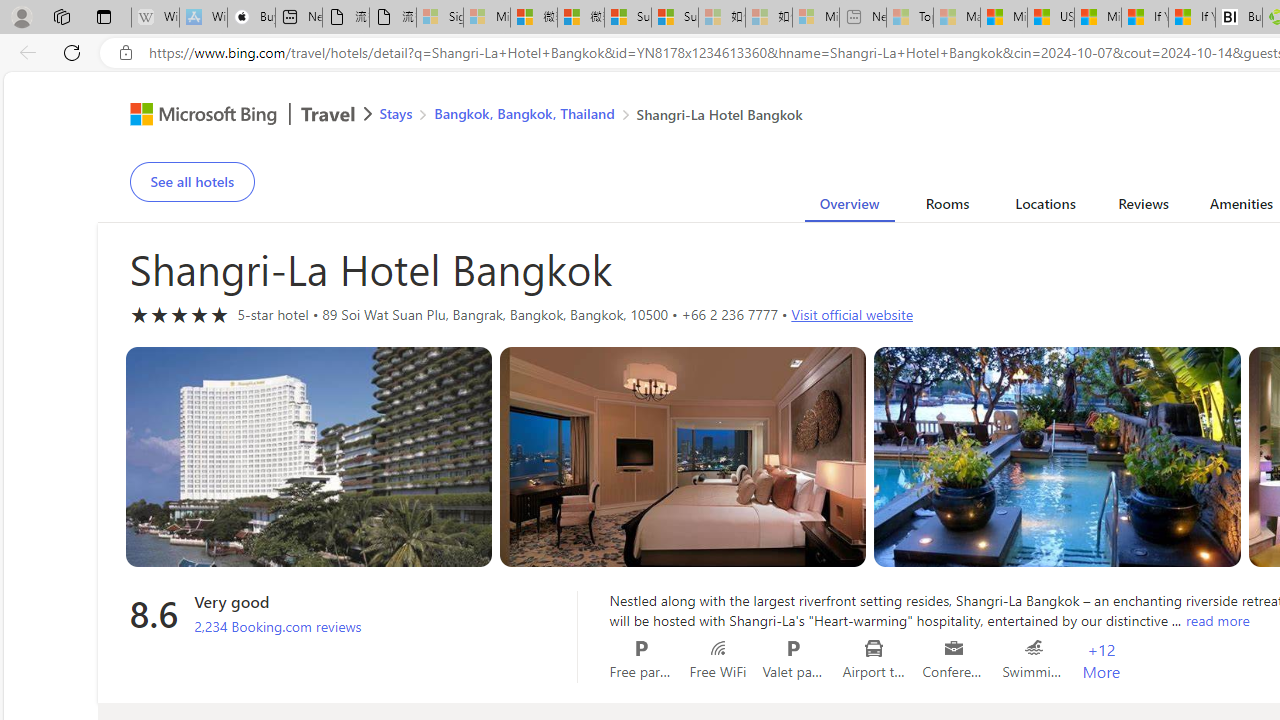 This screenshot has width=1280, height=720. I want to click on 'Rooms', so click(946, 207).